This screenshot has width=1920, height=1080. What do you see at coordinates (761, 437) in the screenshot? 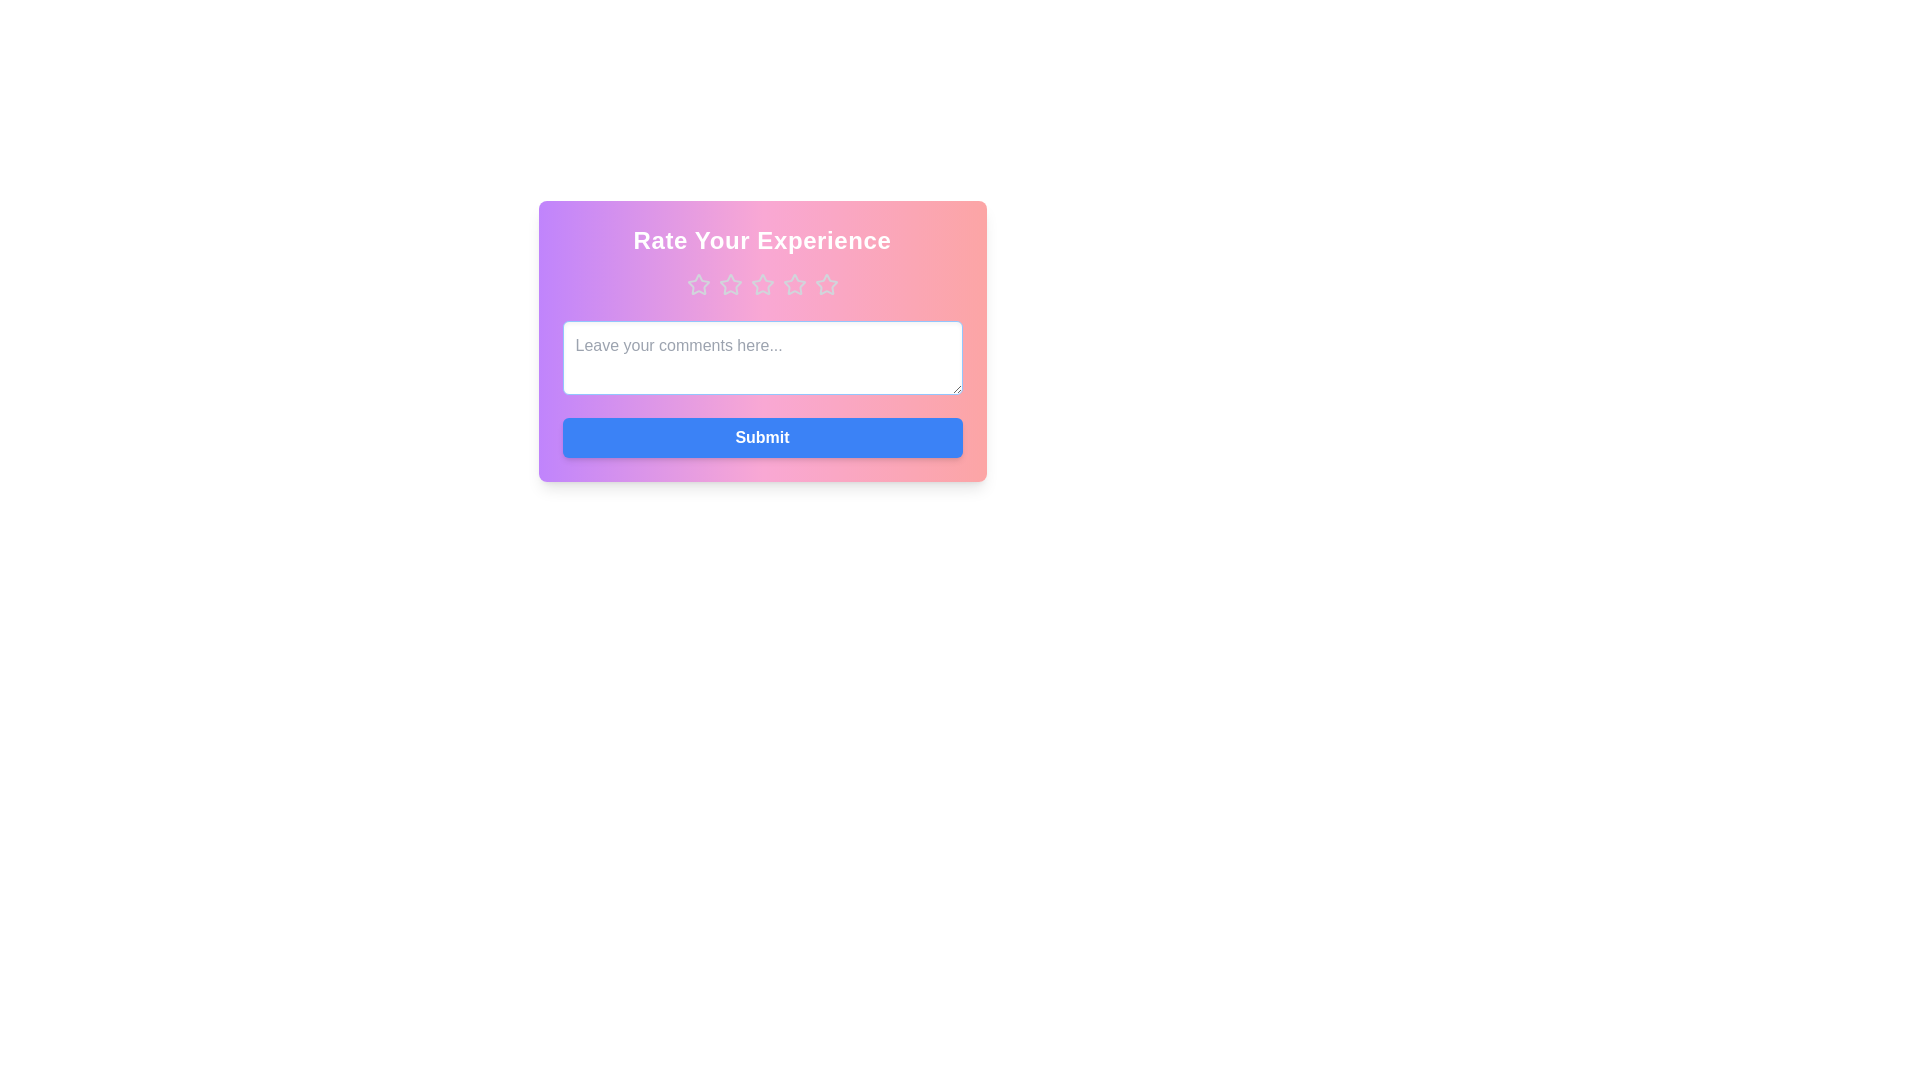
I see `the submit button` at bounding box center [761, 437].